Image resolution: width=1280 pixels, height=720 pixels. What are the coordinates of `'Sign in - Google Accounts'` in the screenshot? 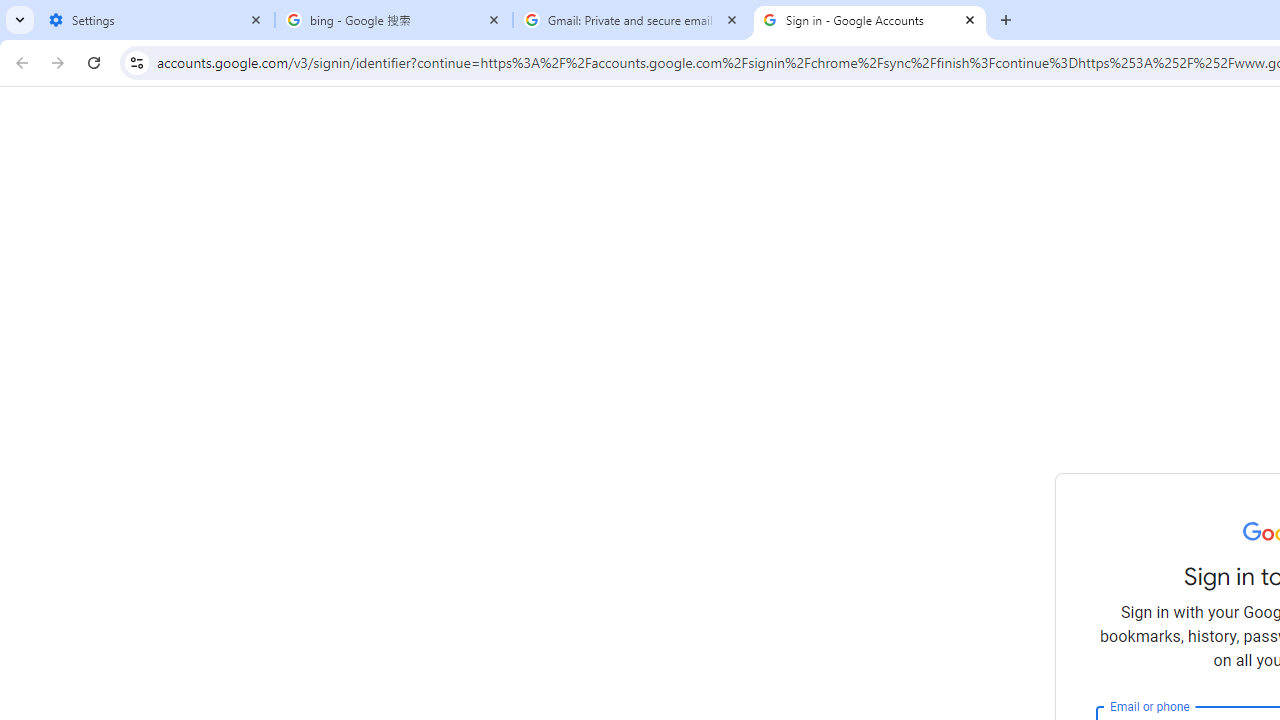 It's located at (870, 20).